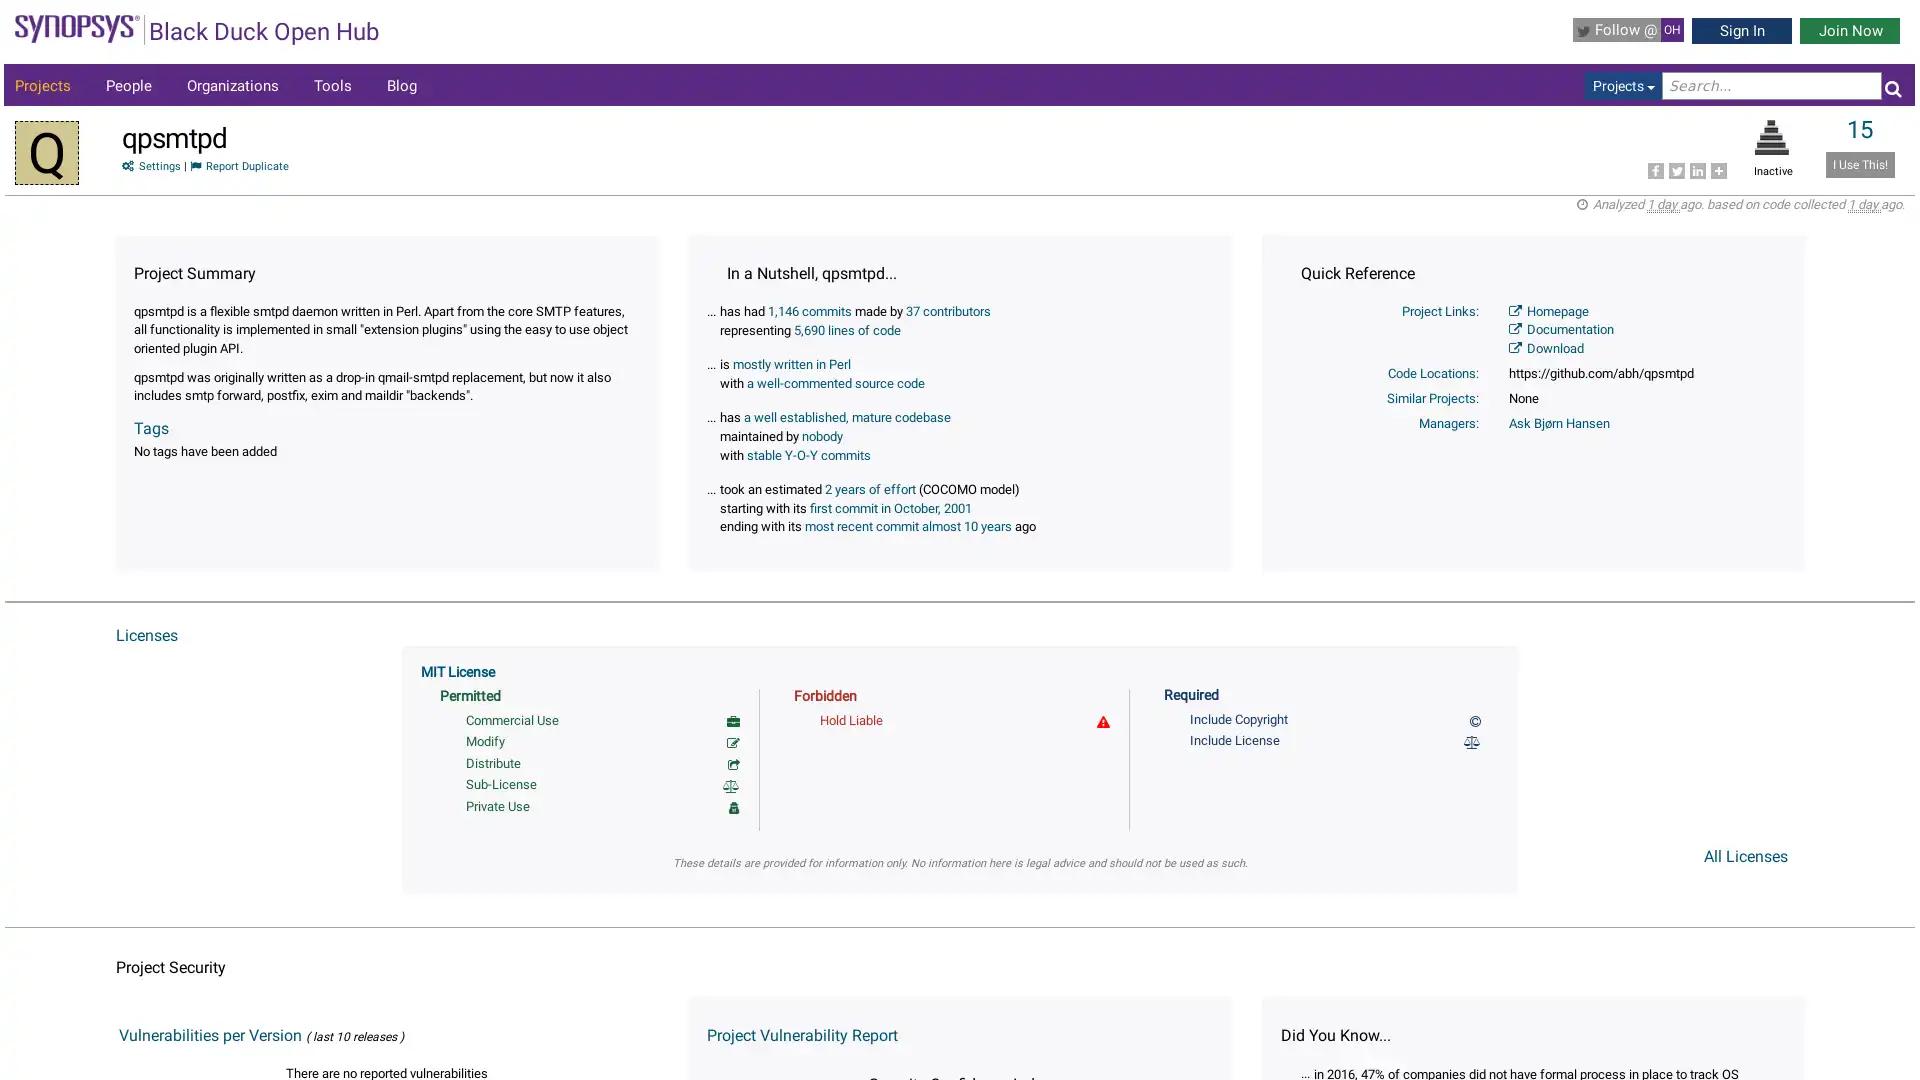  I want to click on Share to LinkedIn, so click(1696, 169).